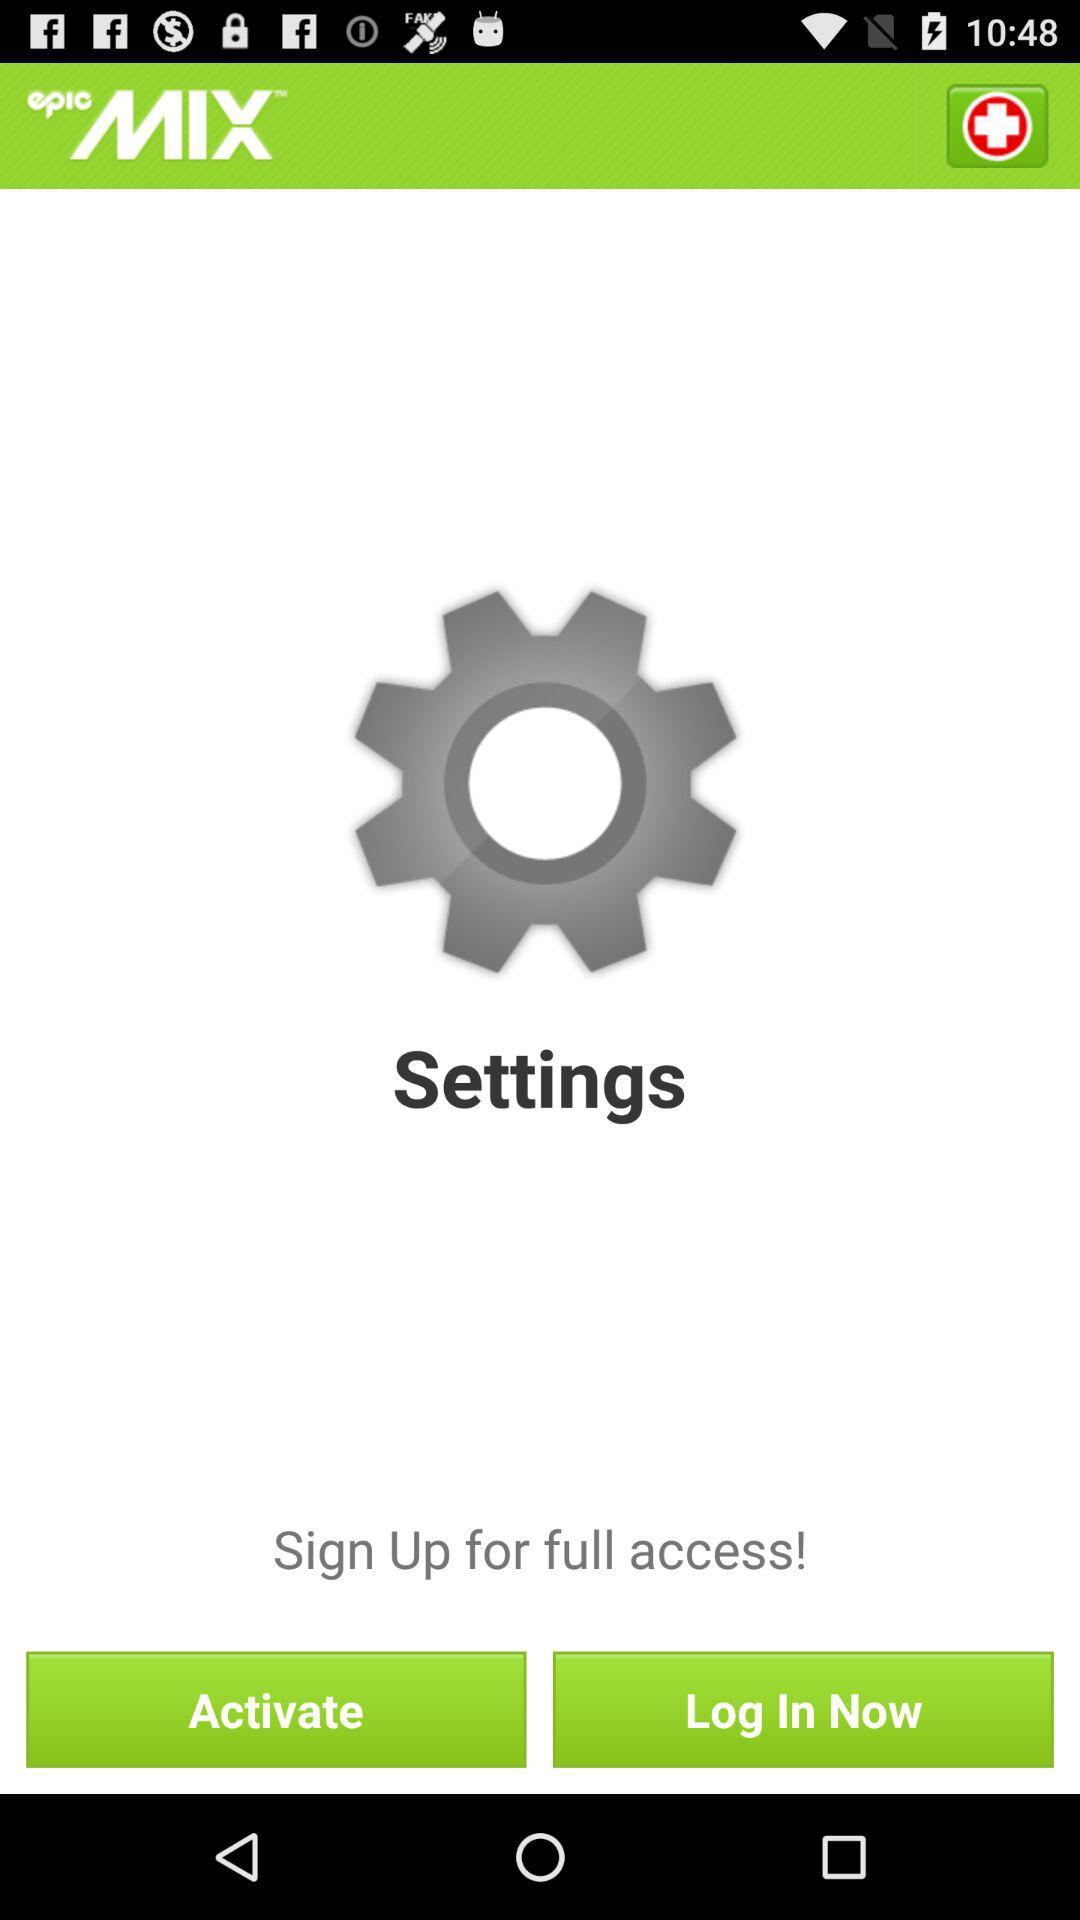 The height and width of the screenshot is (1920, 1080). Describe the element at coordinates (802, 1708) in the screenshot. I see `the item below sign up for item` at that location.